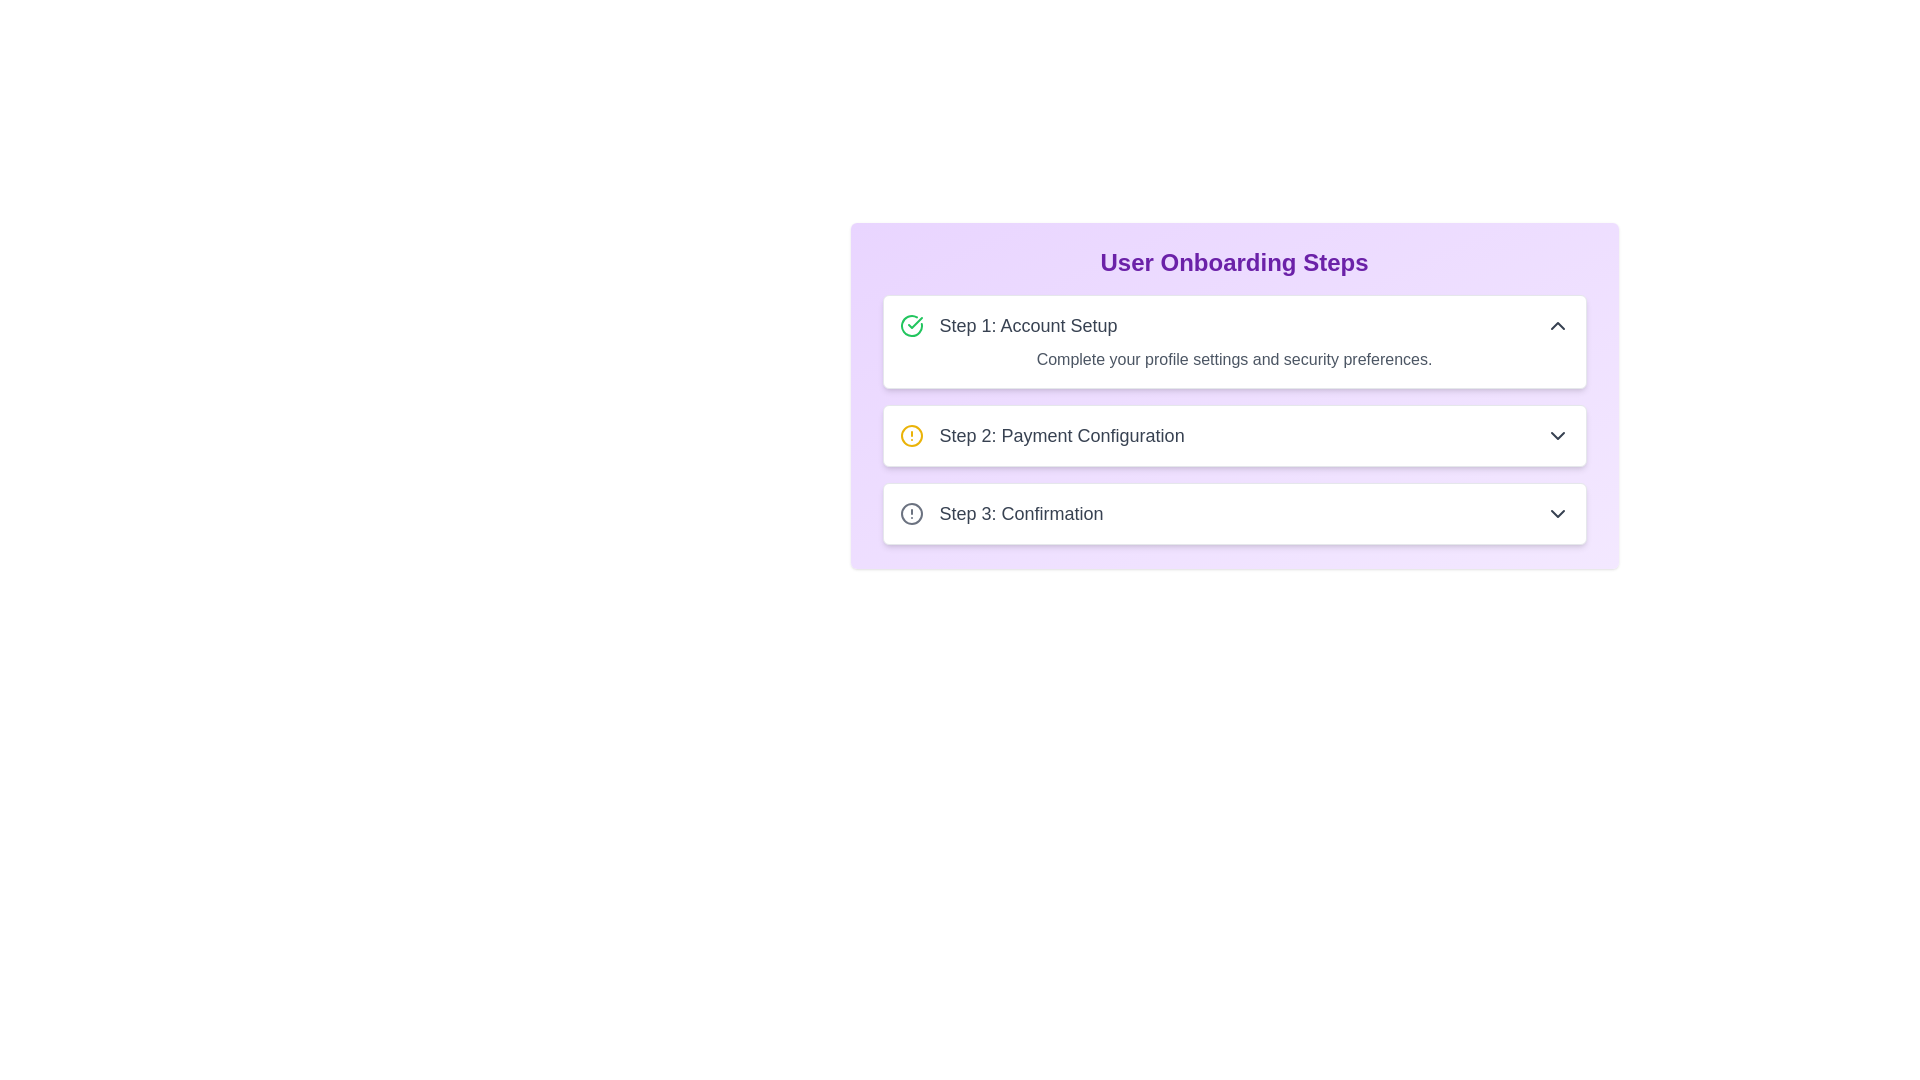 This screenshot has height=1080, width=1920. I want to click on the text label that indicates 'Step 3: Confirmation' in the third segment of the onboarding process, so click(1021, 512).